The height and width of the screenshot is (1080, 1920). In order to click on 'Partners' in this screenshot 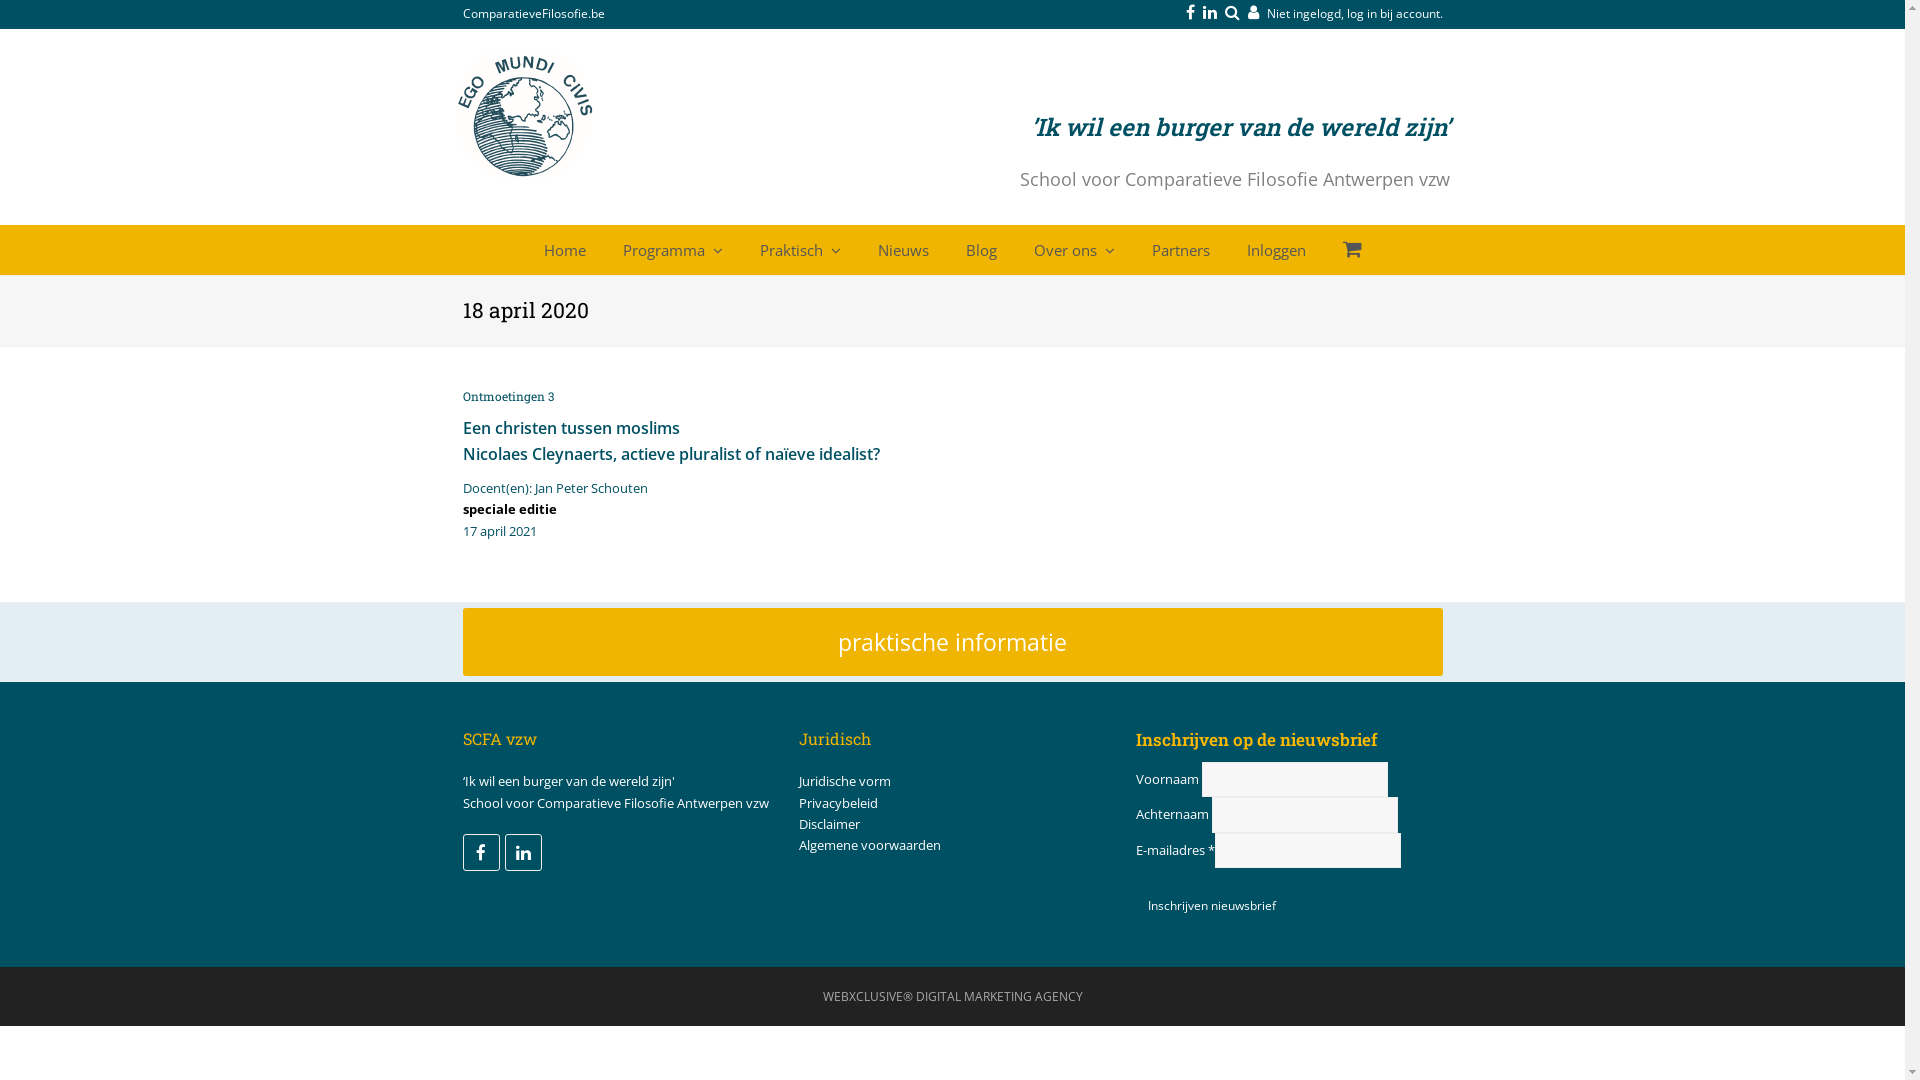, I will do `click(1180, 249)`.